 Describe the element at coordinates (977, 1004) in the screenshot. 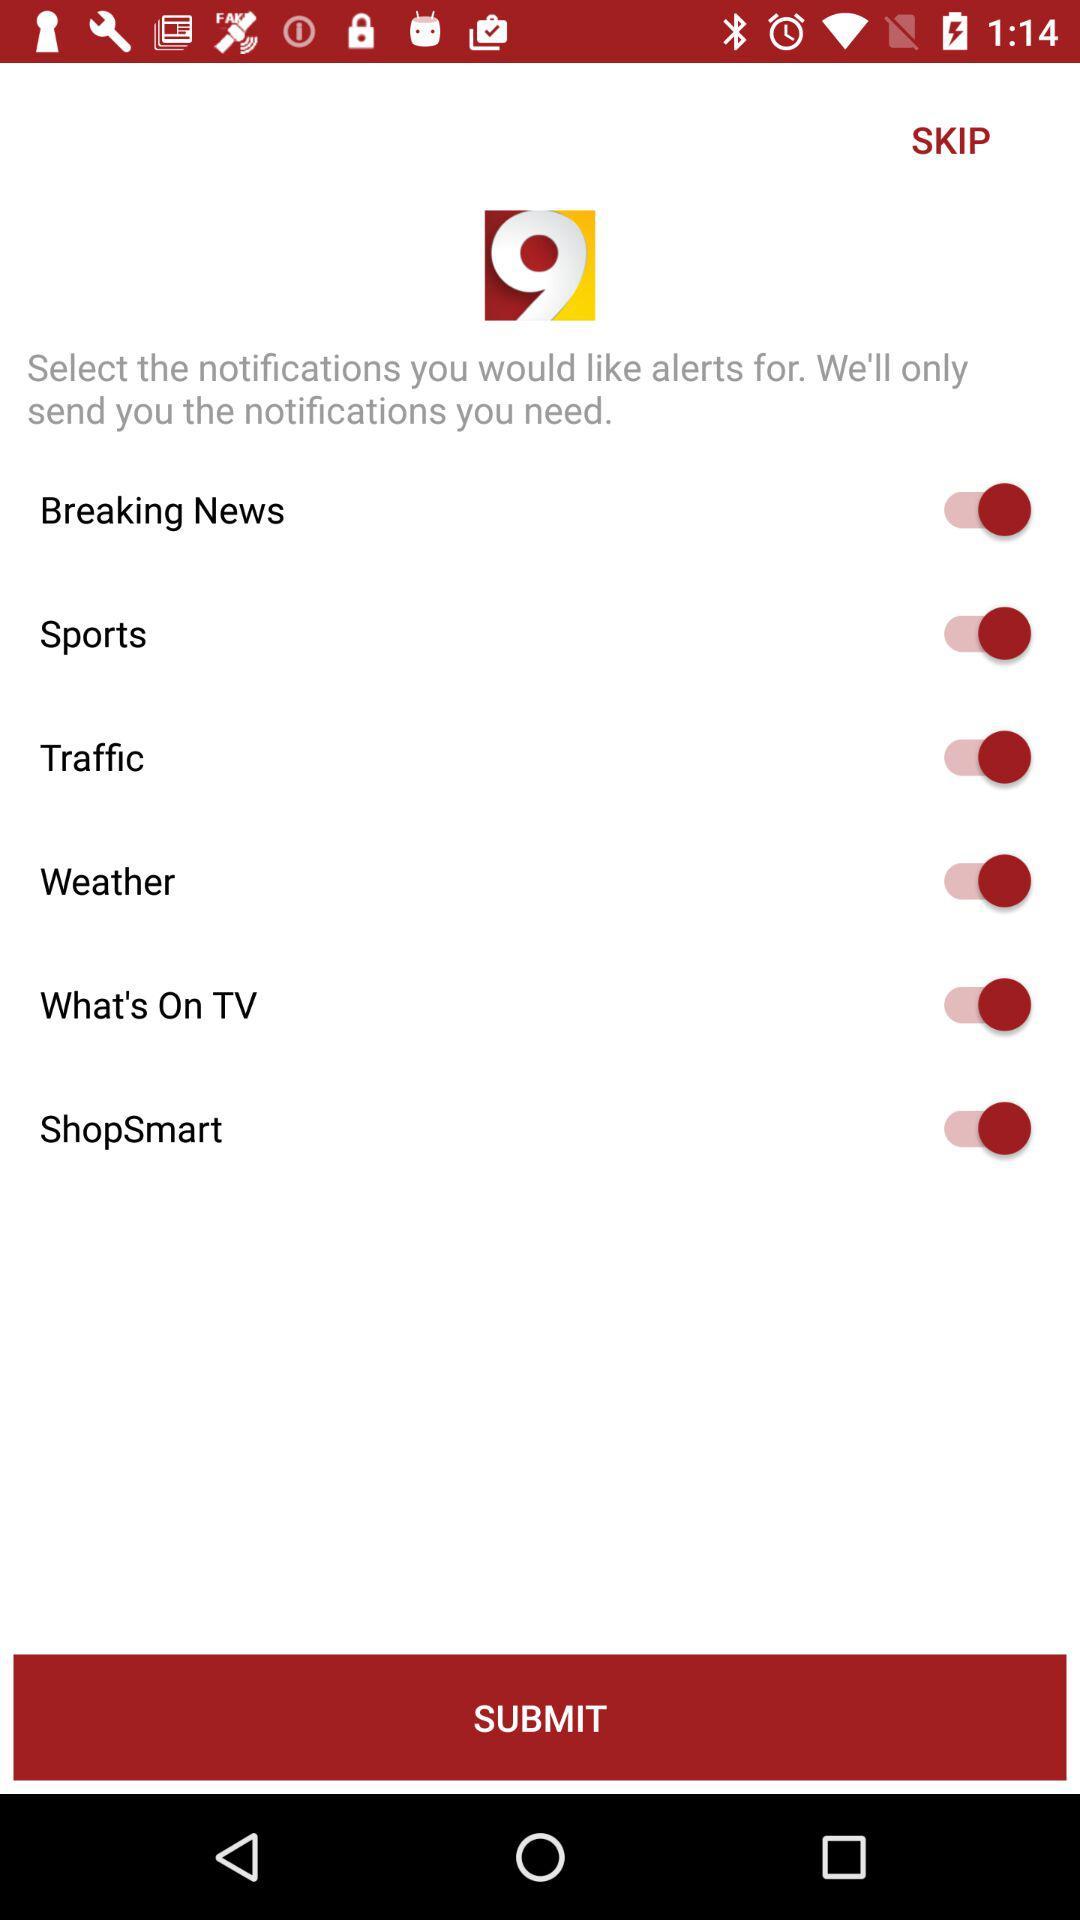

I see `option` at that location.